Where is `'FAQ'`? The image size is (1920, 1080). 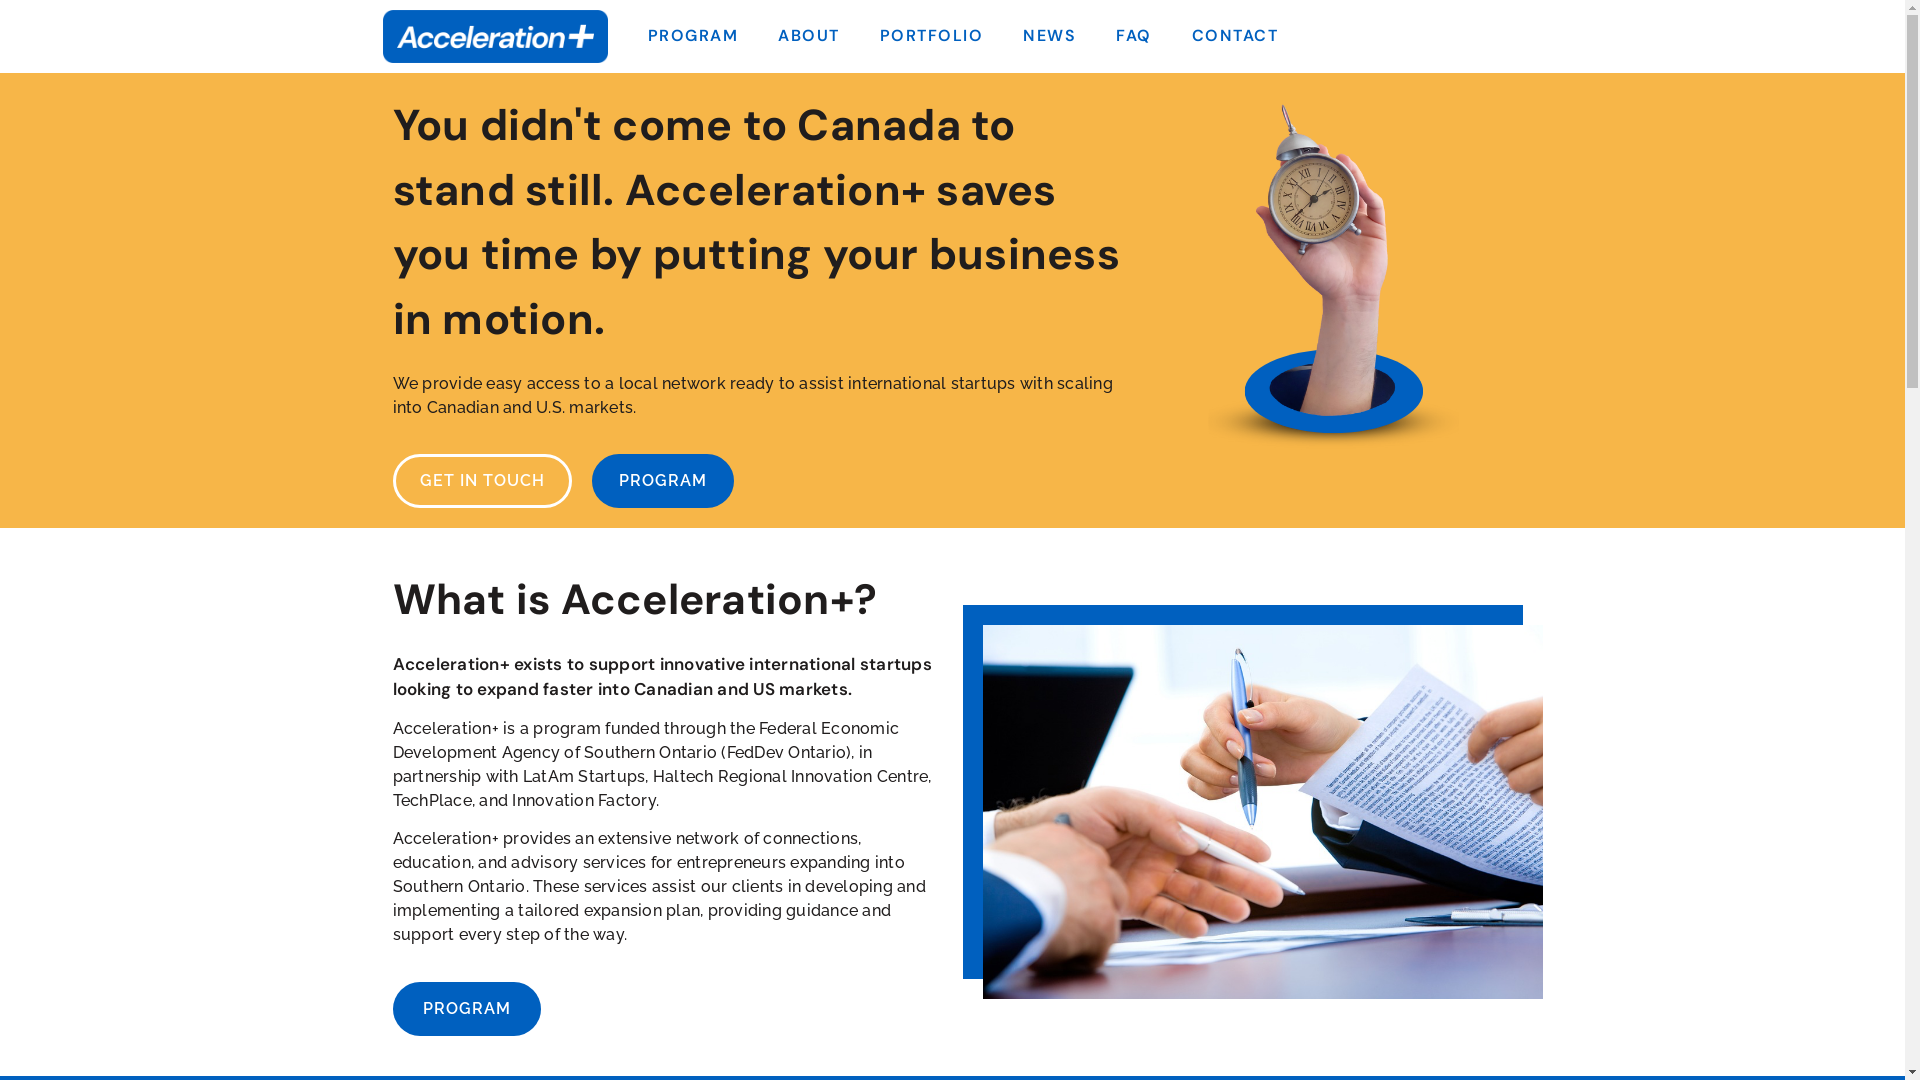
'FAQ' is located at coordinates (1133, 35).